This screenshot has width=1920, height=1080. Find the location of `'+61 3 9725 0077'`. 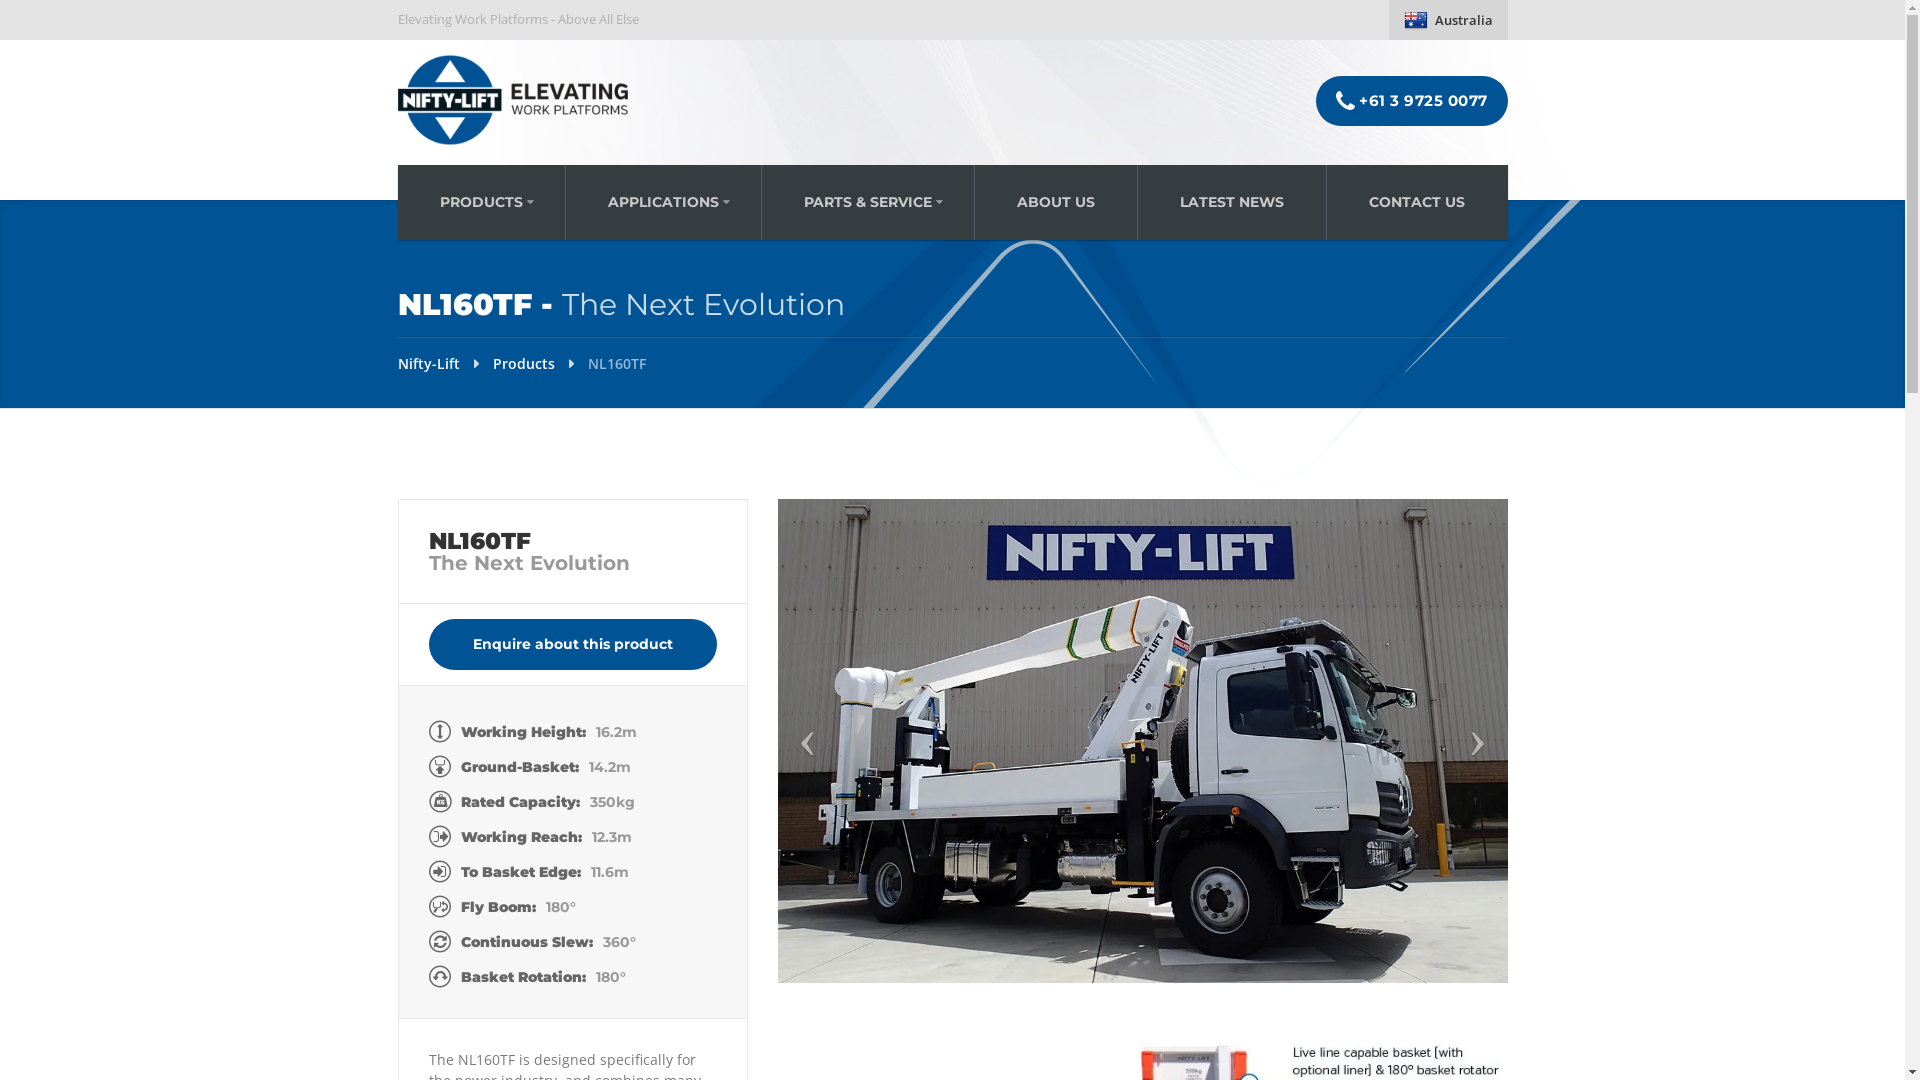

'+61 3 9725 0077' is located at coordinates (1410, 100).